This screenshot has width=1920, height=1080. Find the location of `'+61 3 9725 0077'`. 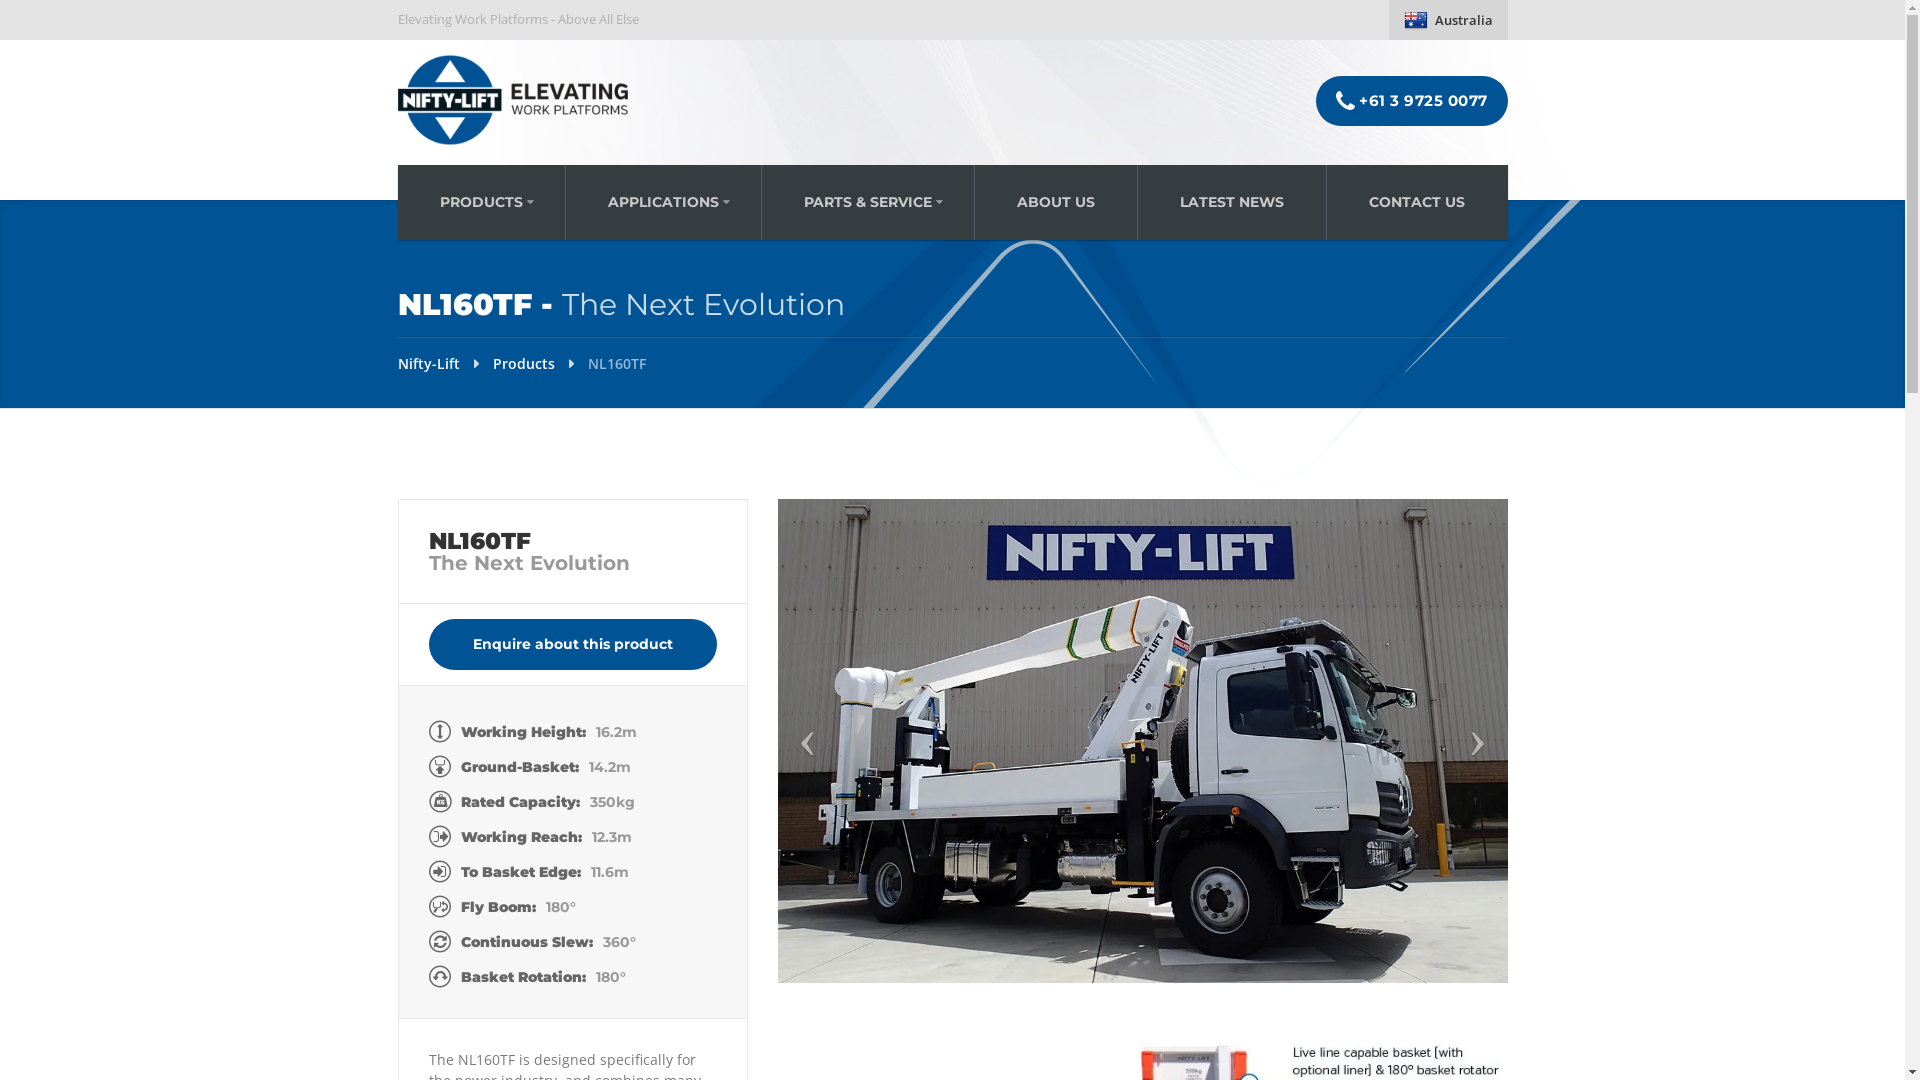

'+61 3 9725 0077' is located at coordinates (1410, 100).